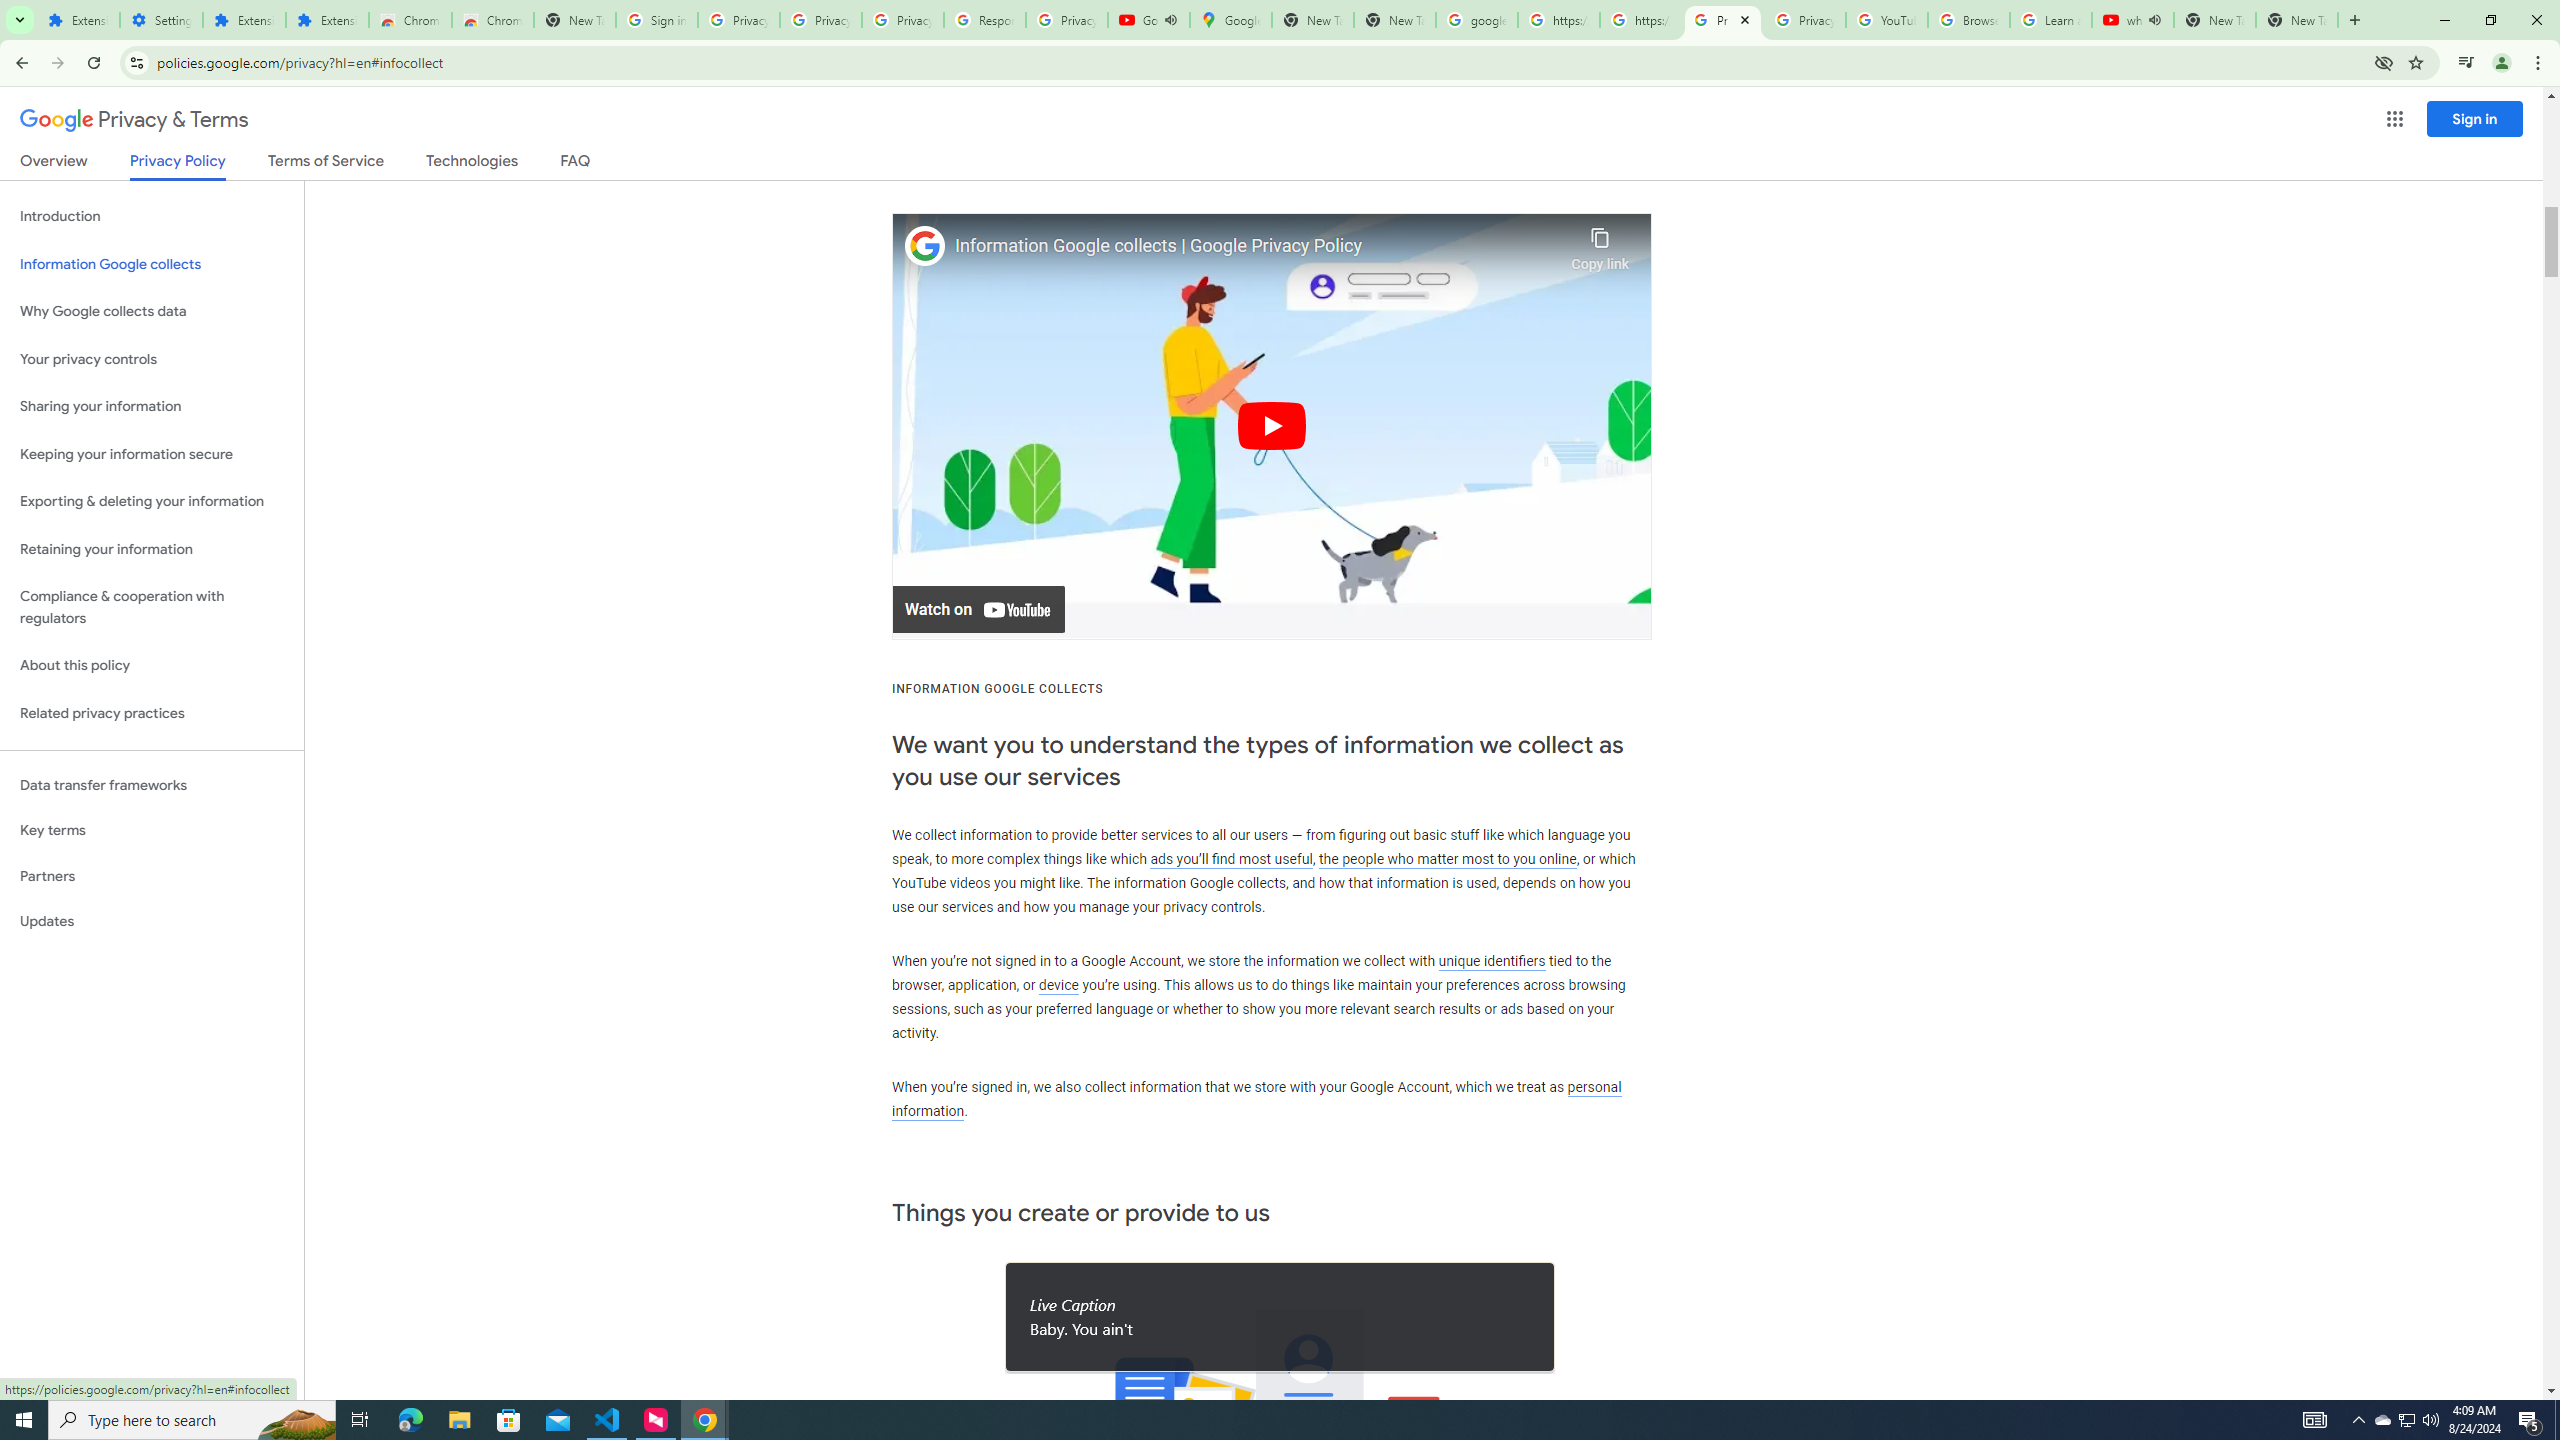  What do you see at coordinates (409, 19) in the screenshot?
I see `'Chrome Web Store'` at bounding box center [409, 19].